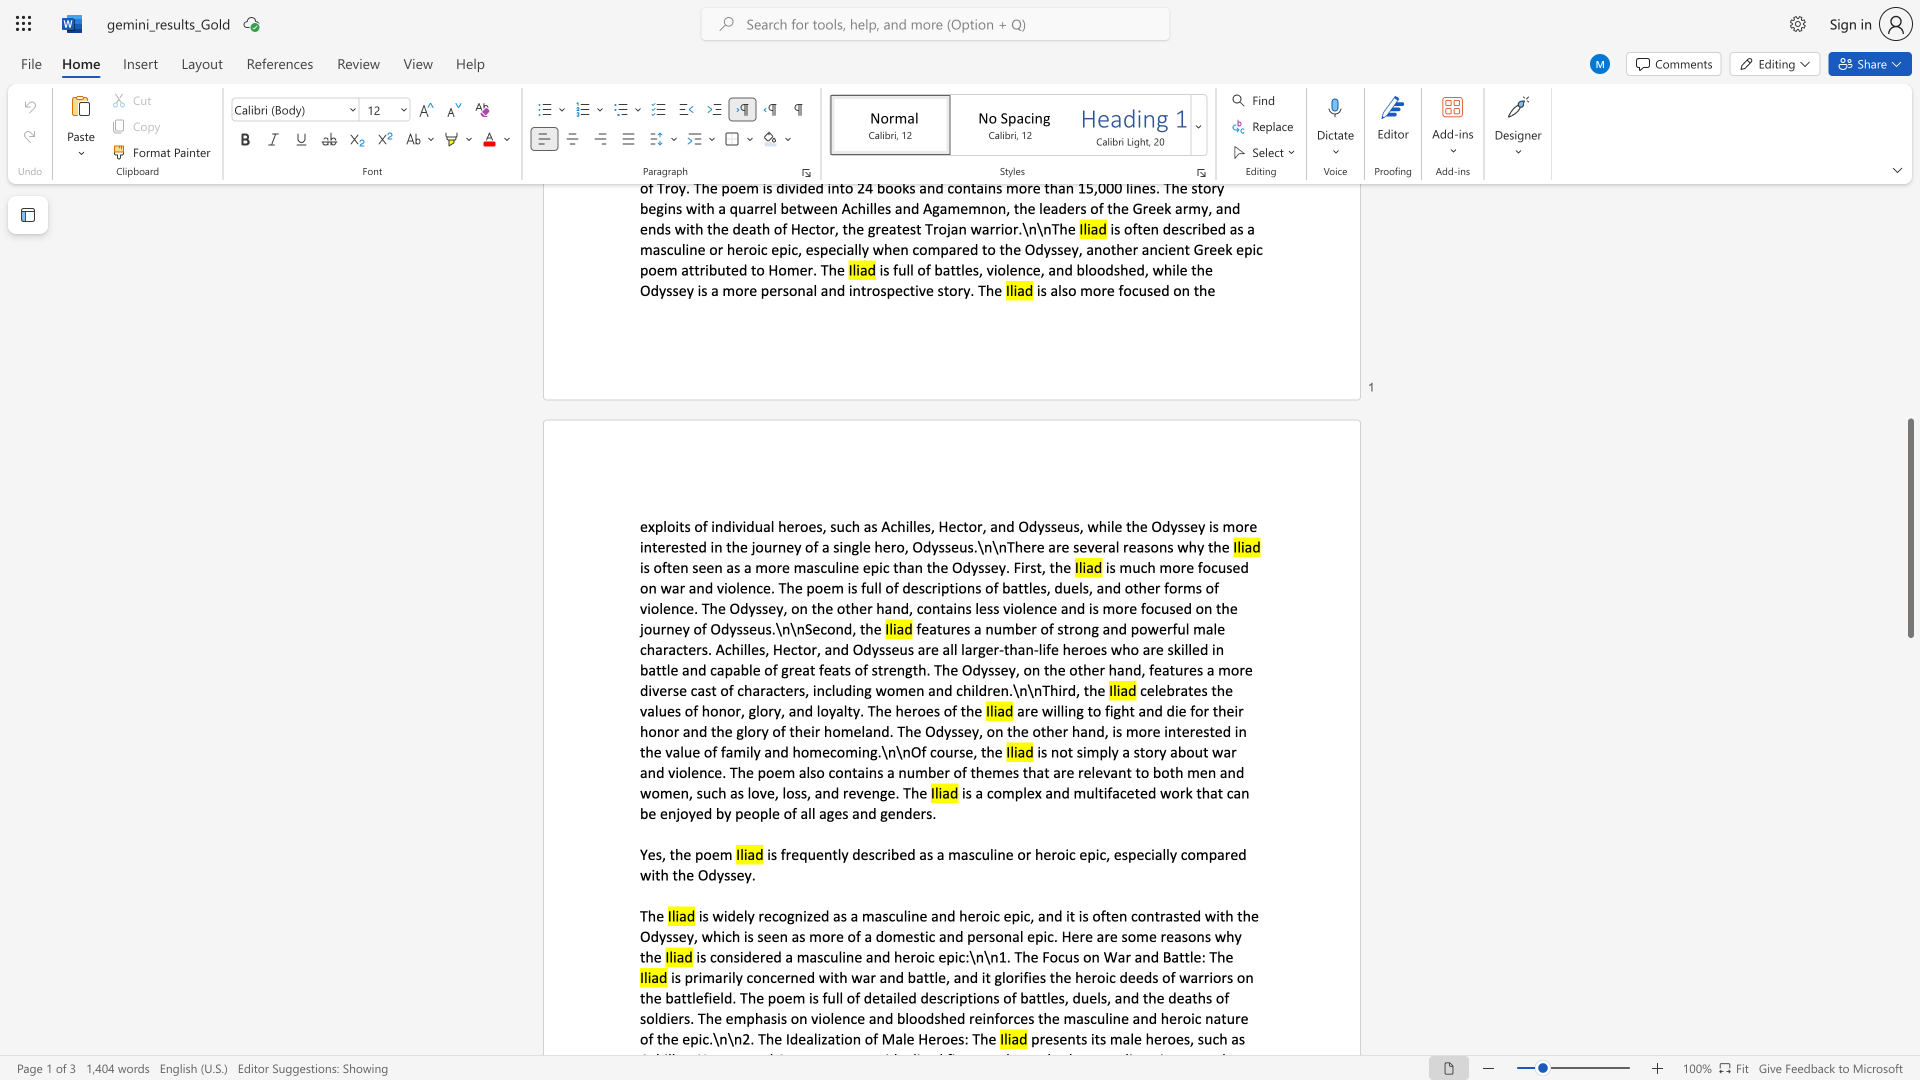 This screenshot has width=1920, height=1080. I want to click on the scrollbar to scroll the page up, so click(1909, 229).